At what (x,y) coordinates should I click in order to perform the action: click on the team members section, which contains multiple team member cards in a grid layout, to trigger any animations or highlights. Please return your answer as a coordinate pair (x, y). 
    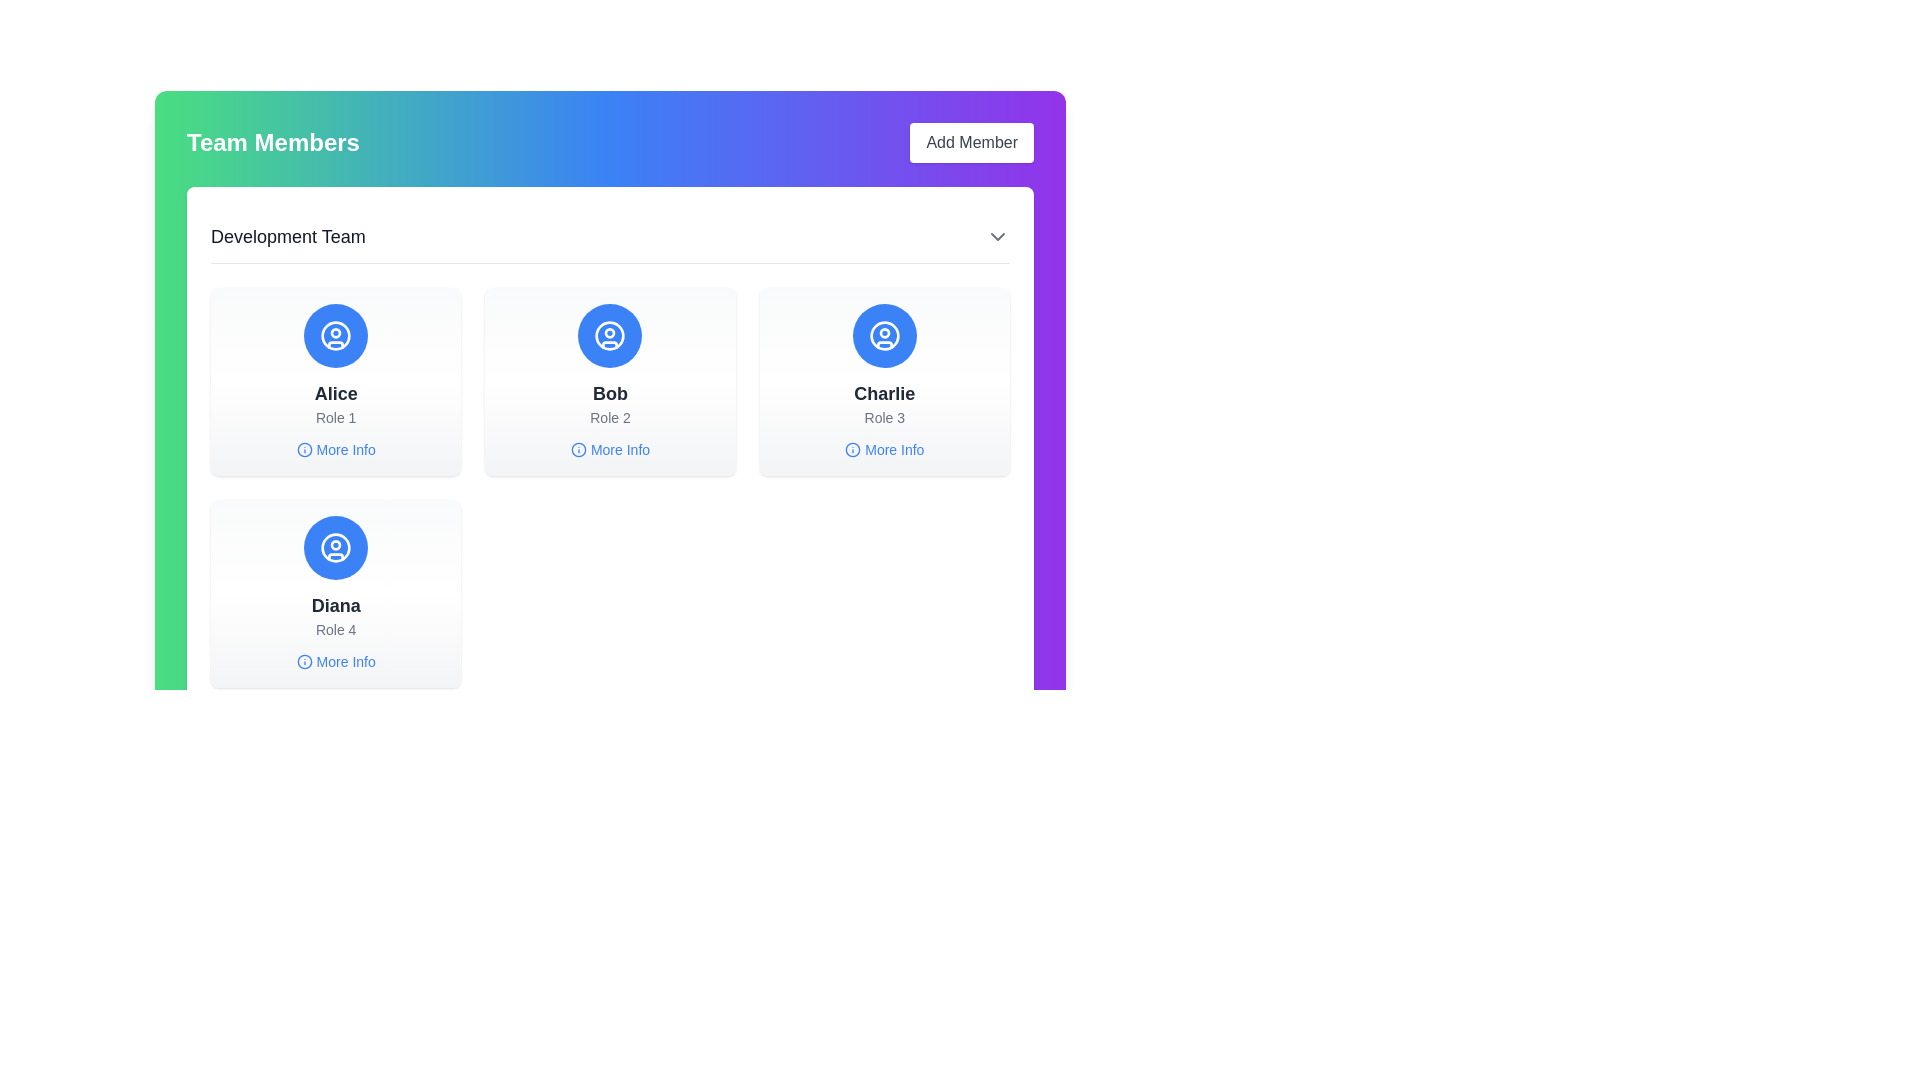
    Looking at the image, I should click on (609, 488).